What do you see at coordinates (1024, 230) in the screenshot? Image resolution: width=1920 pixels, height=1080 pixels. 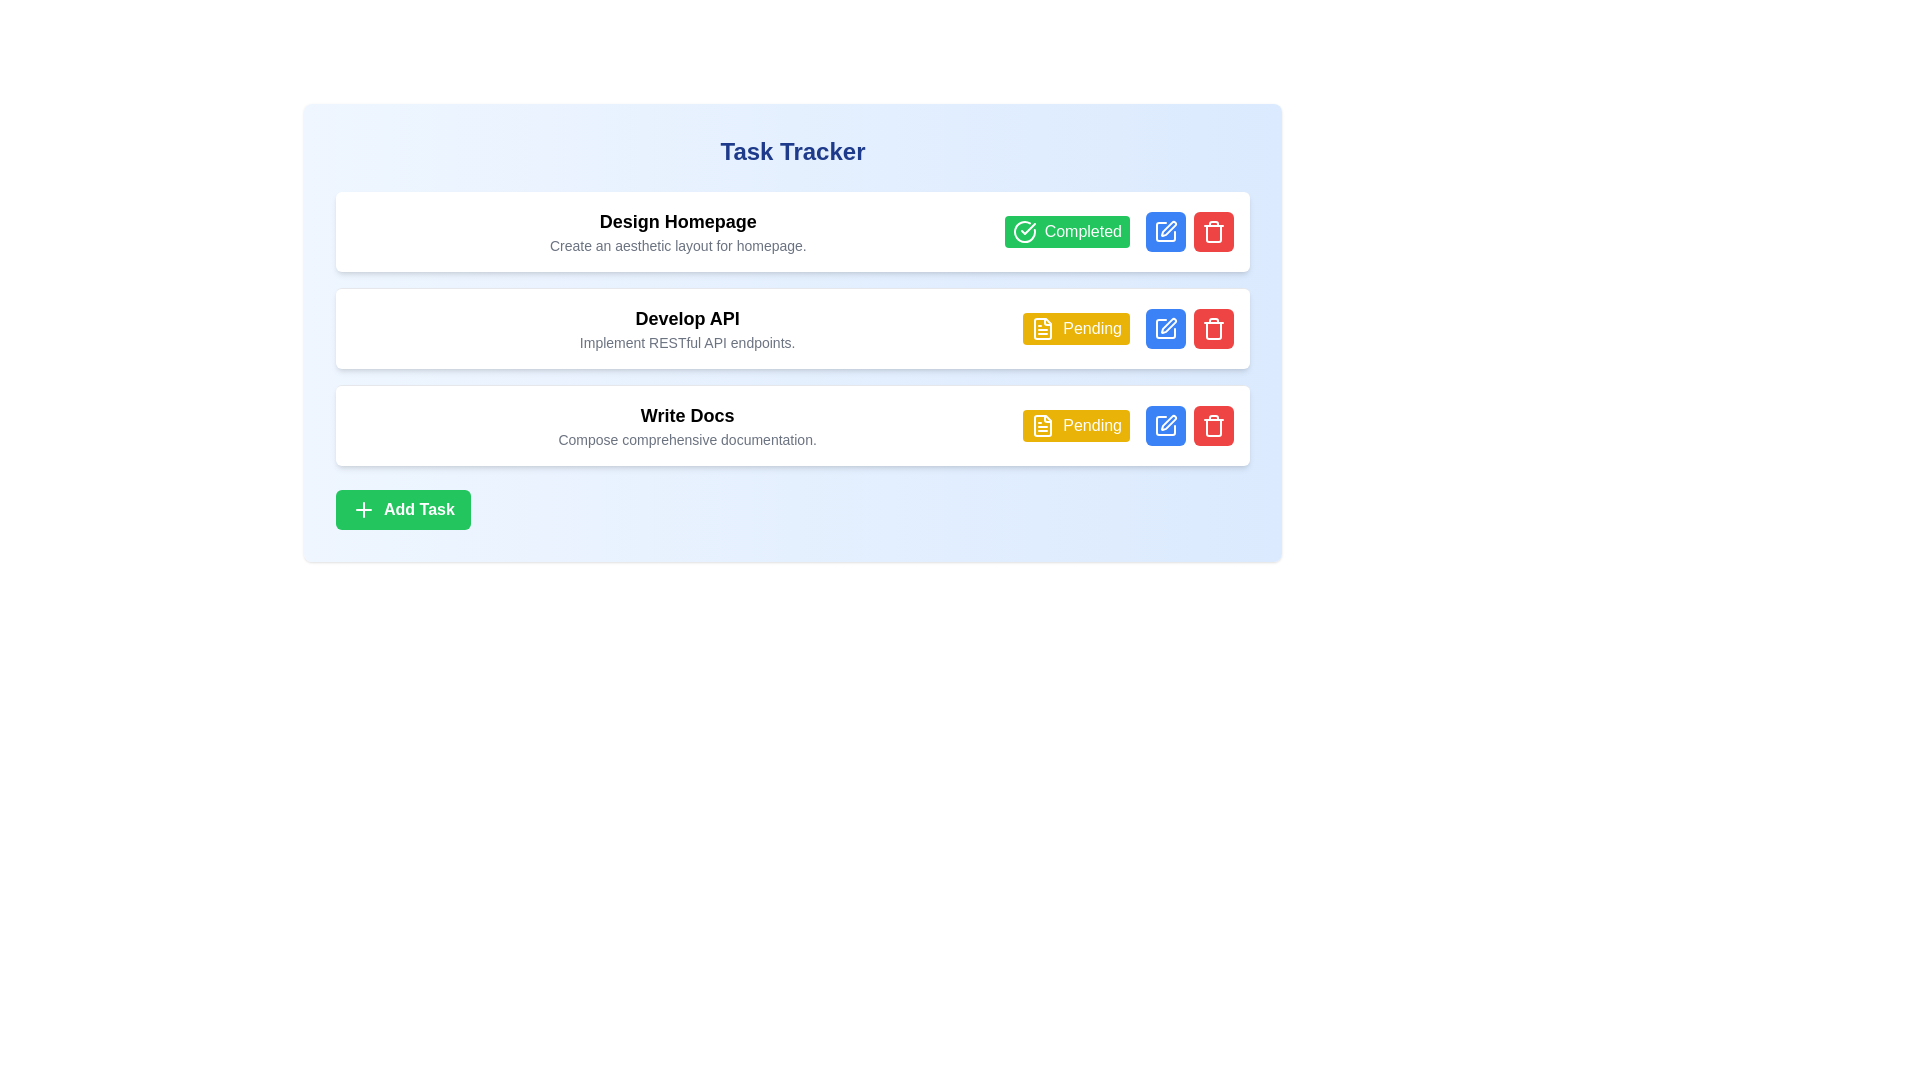 I see `the circular icon with a checkmark inside, which is styled in white lines on a green background, located to the left of the 'Completed' label in the 'Design Homepage' task row` at bounding box center [1024, 230].